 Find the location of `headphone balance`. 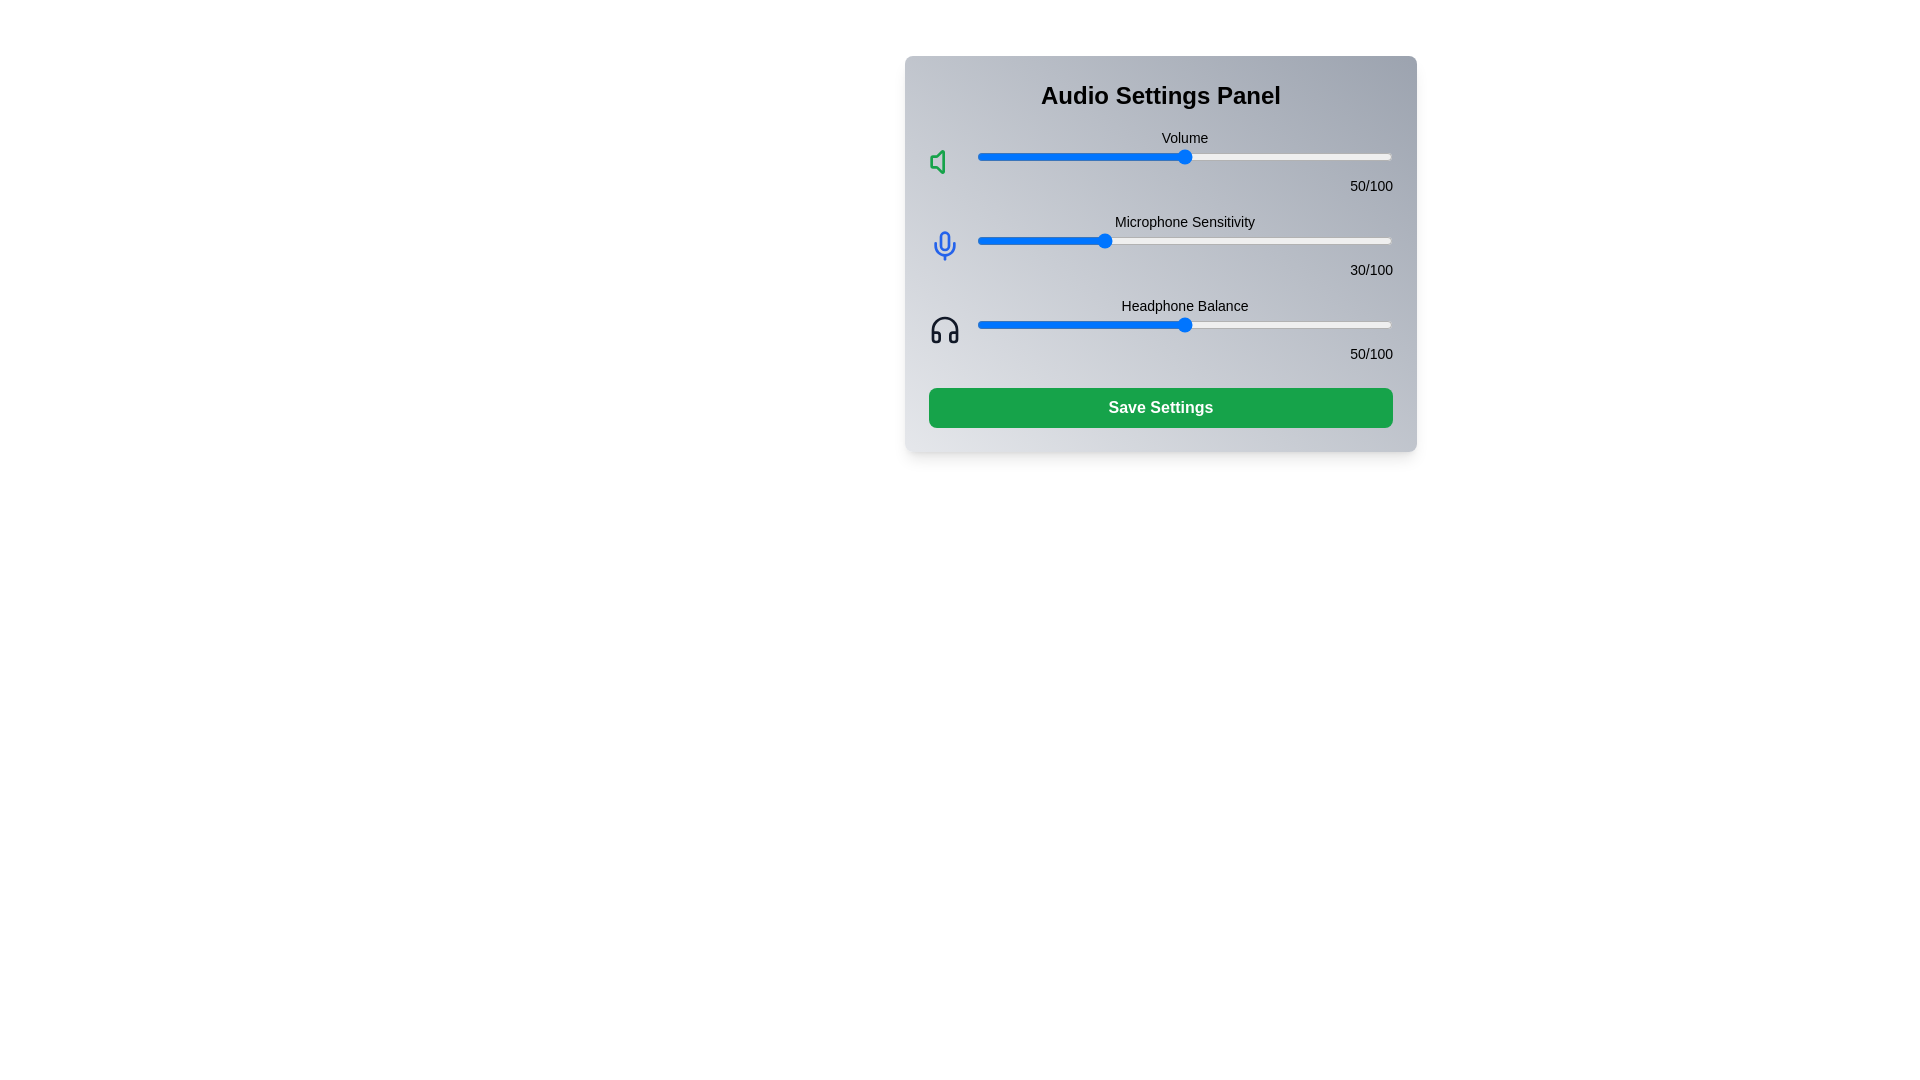

headphone balance is located at coordinates (1100, 323).